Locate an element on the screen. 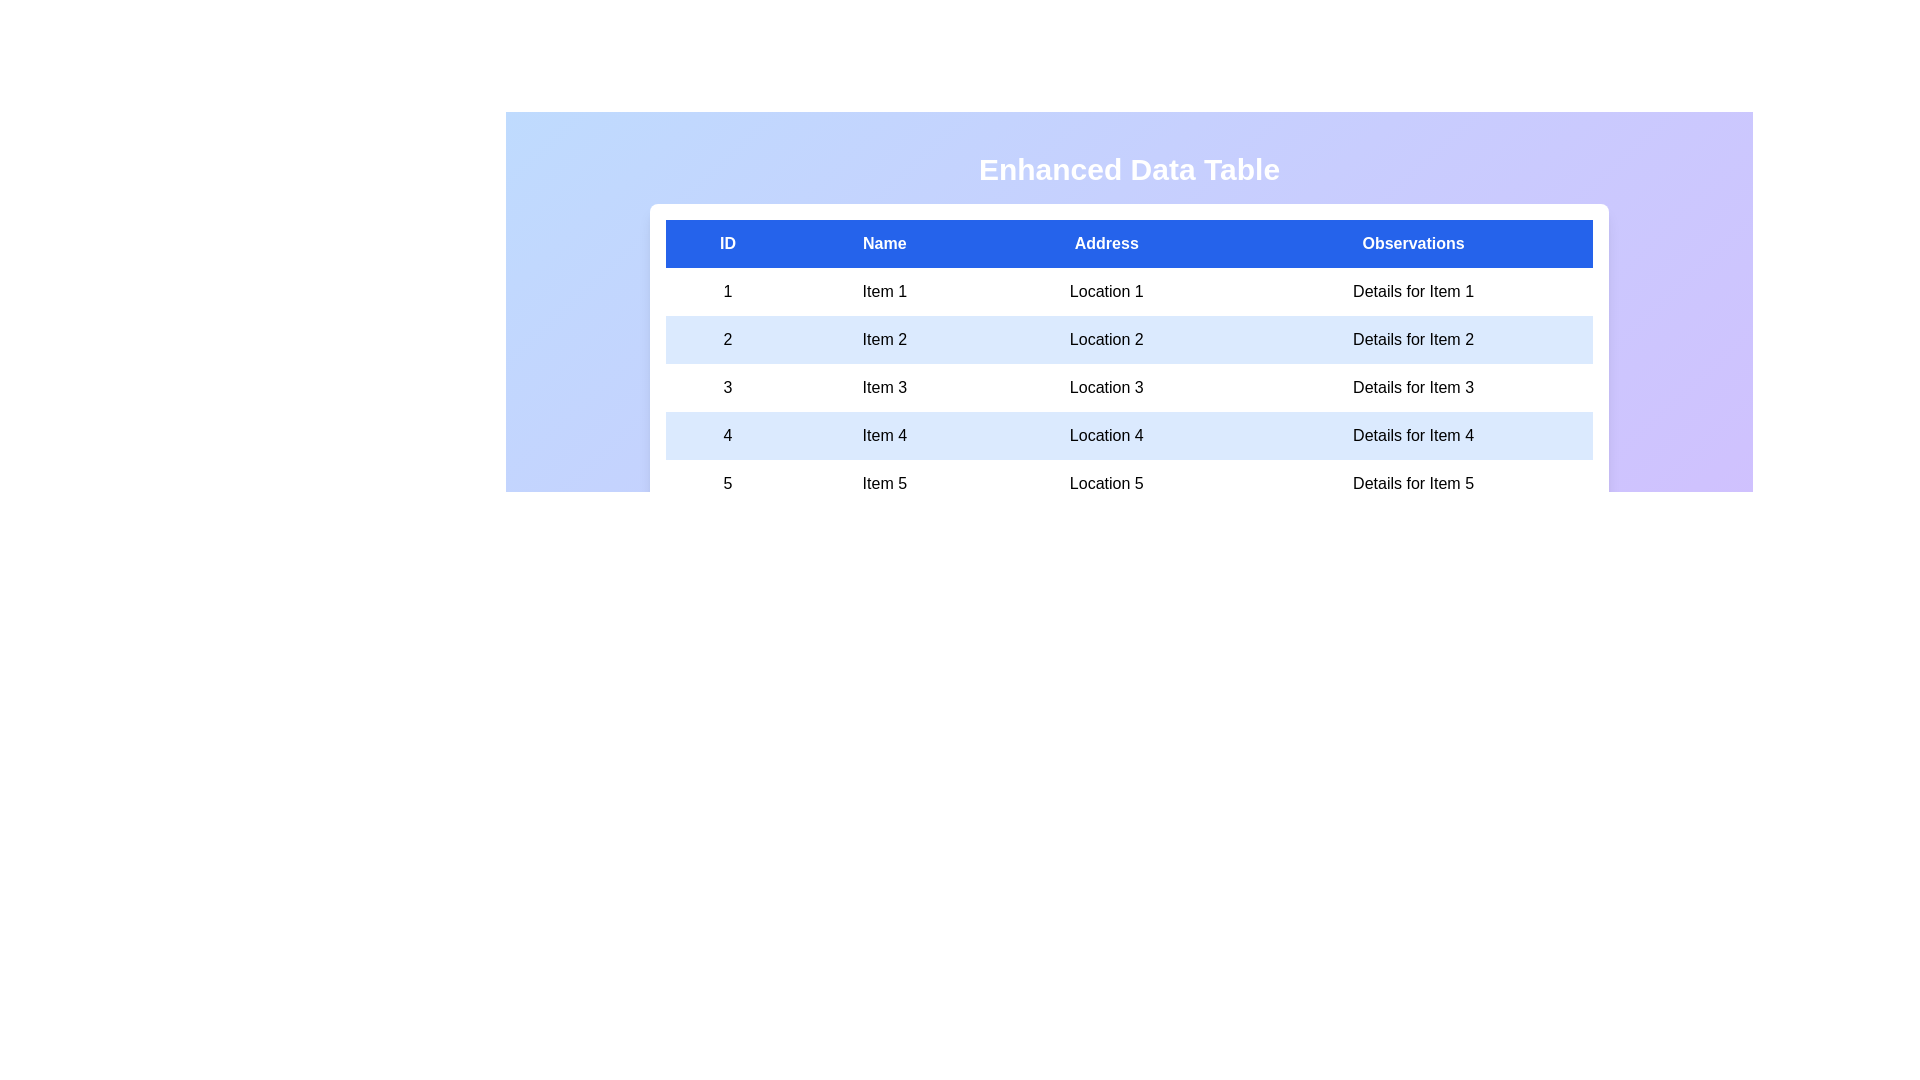  the header labeled ID to sort the table by that column is located at coordinates (727, 242).